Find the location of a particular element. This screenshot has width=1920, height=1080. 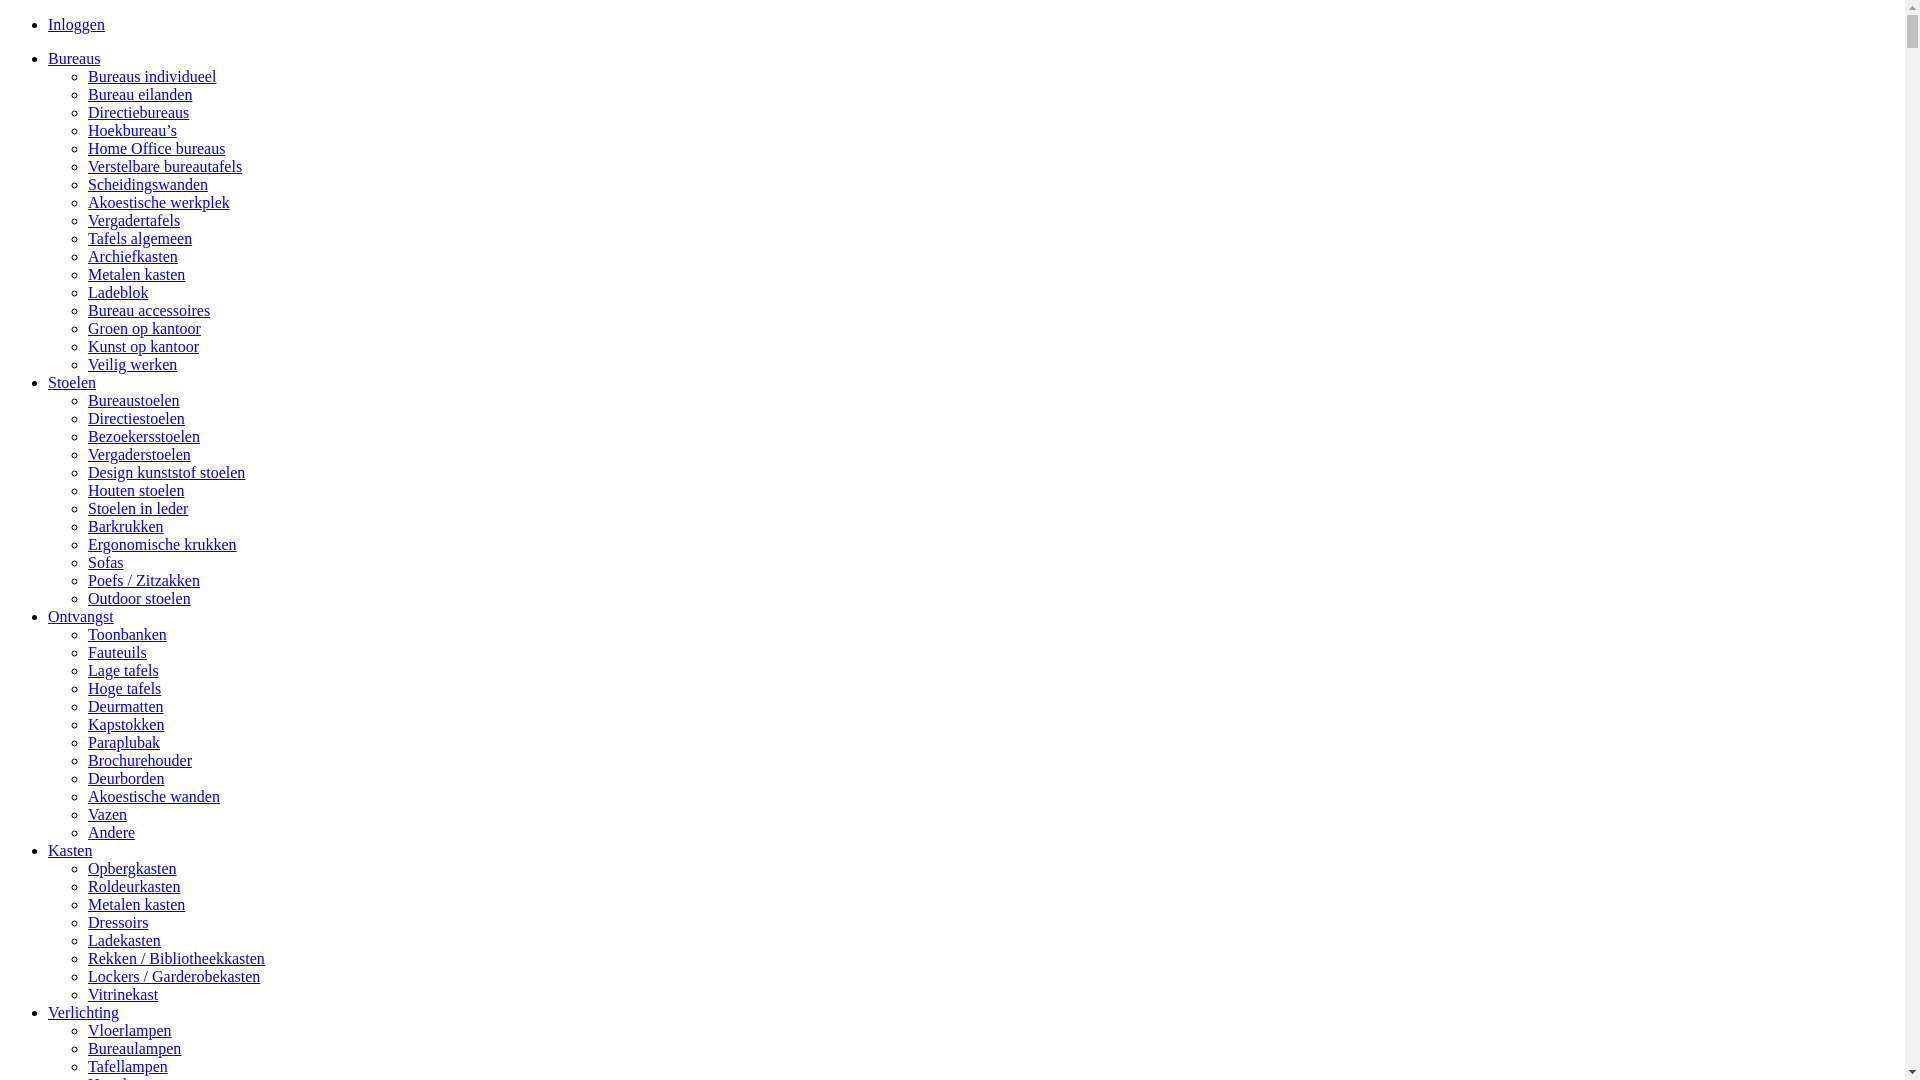

'Deurmatten' is located at coordinates (124, 705).